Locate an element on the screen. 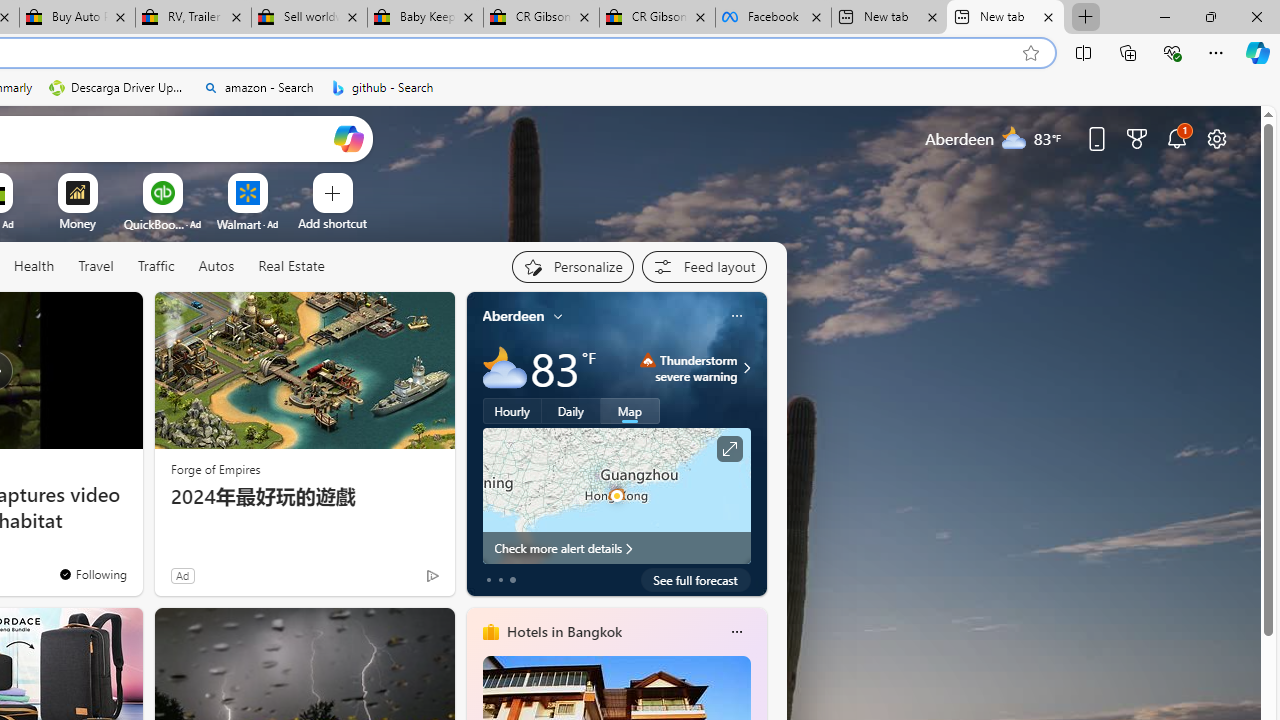 The image size is (1280, 720). 'tab-2' is located at coordinates (512, 579).